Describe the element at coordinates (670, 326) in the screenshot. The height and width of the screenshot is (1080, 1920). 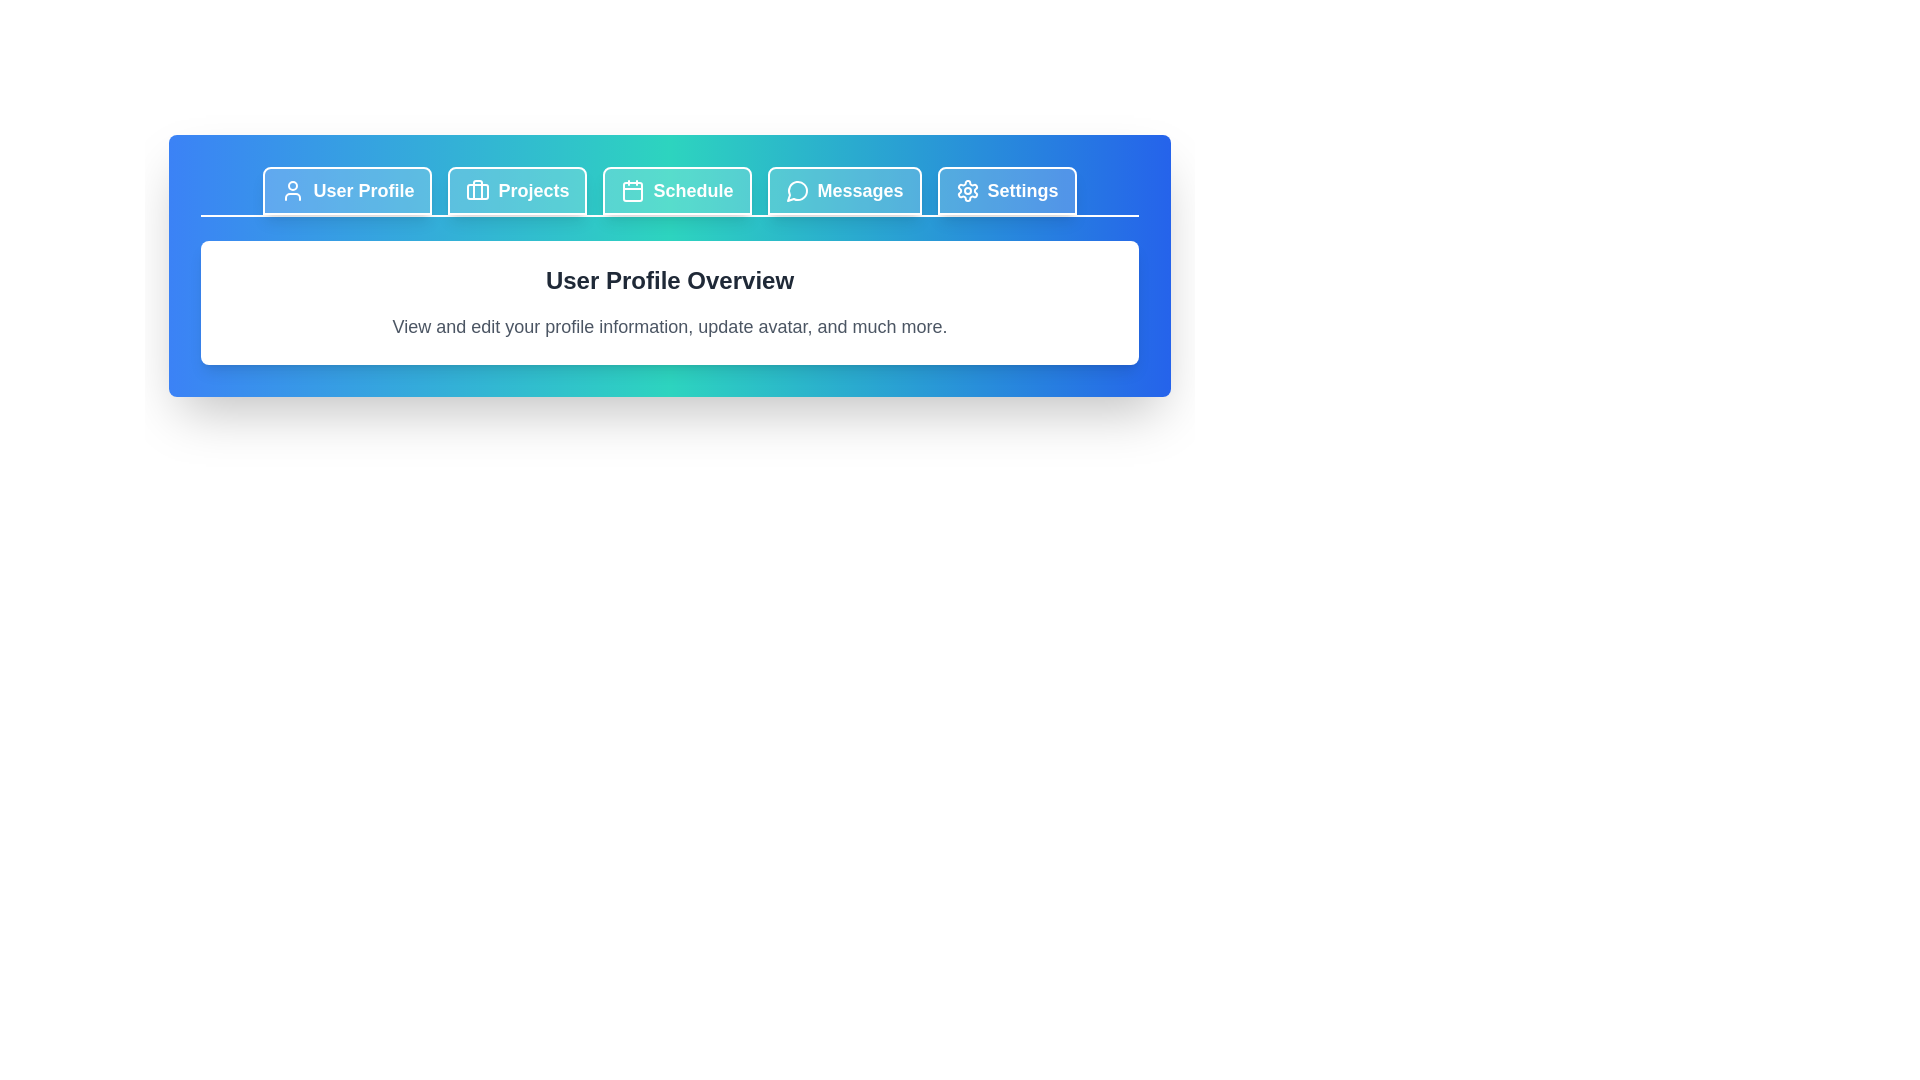
I see `the static text element displaying 'View and edit your profile information, update avatar, and much more.' which is located beneath the 'User Profile Overview' title` at that location.